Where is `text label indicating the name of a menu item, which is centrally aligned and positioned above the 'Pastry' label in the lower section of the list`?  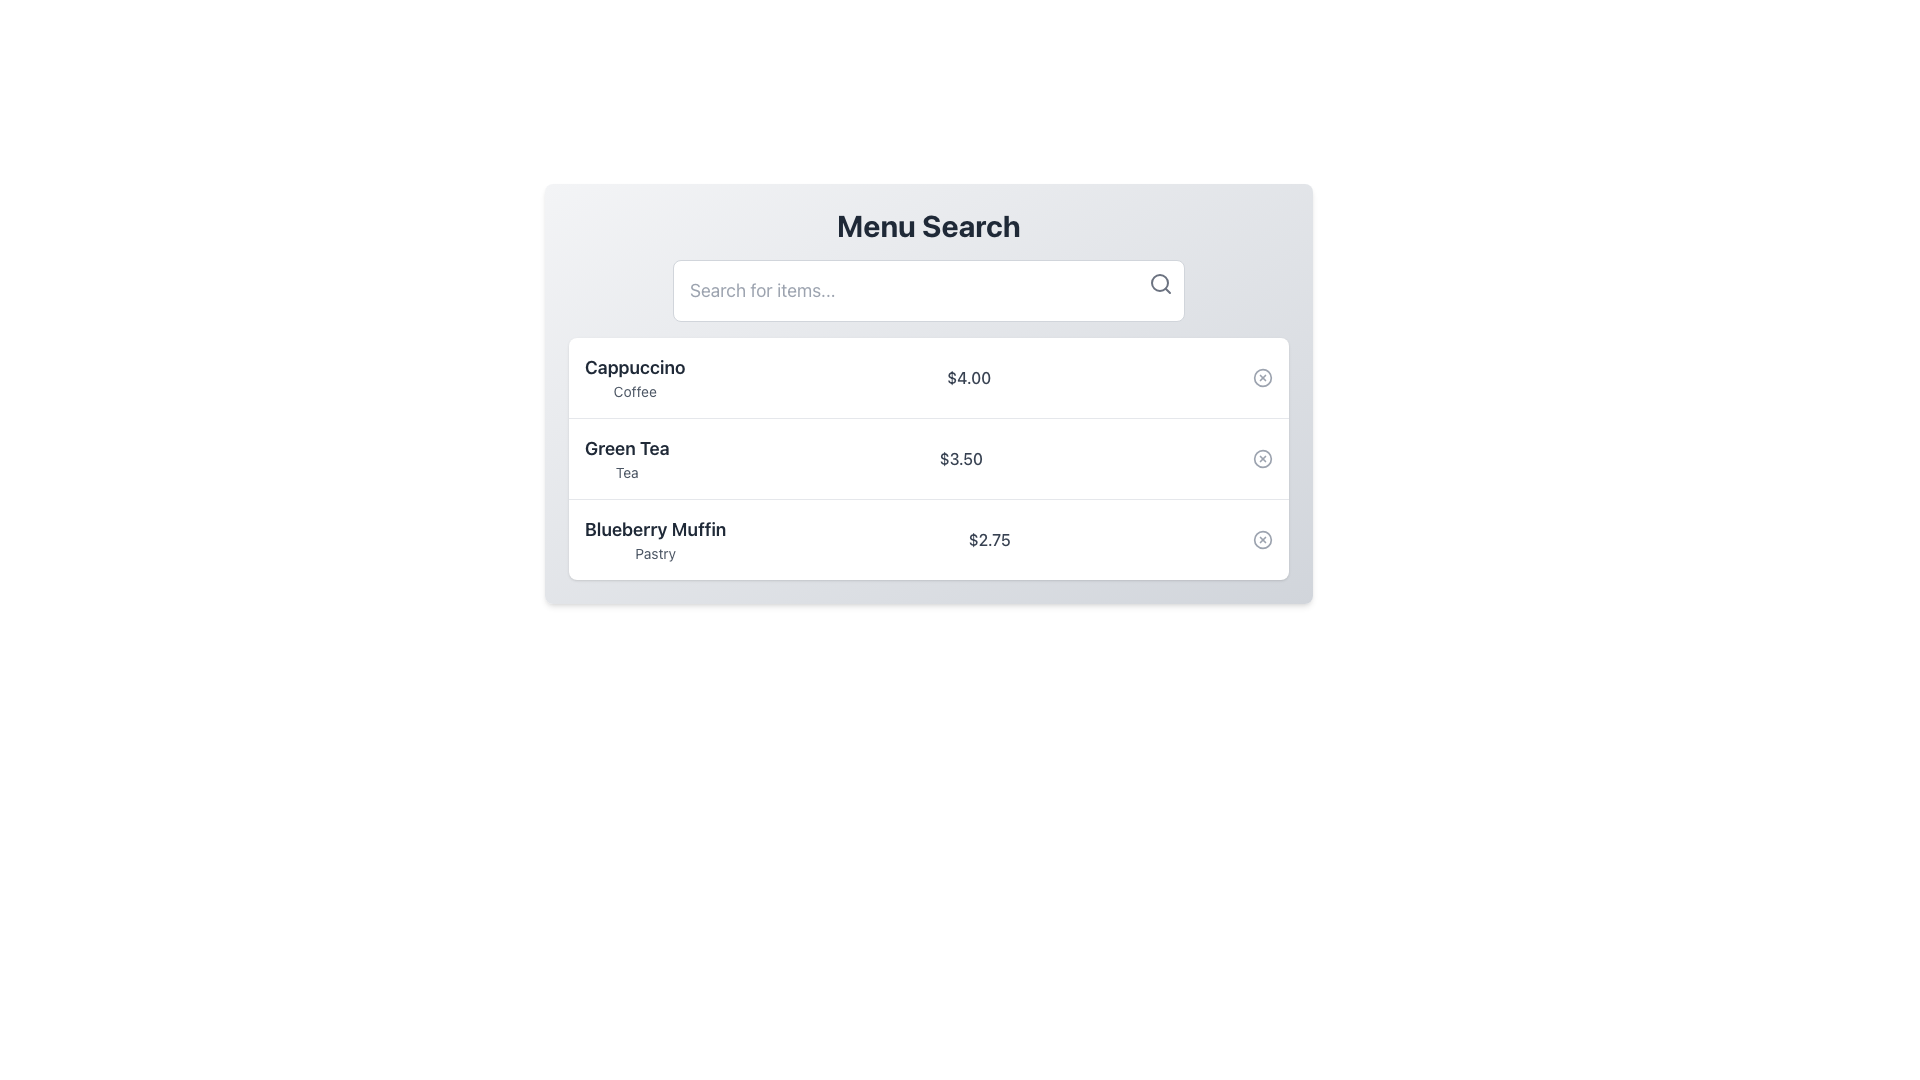
text label indicating the name of a menu item, which is centrally aligned and positioned above the 'Pastry' label in the lower section of the list is located at coordinates (655, 528).